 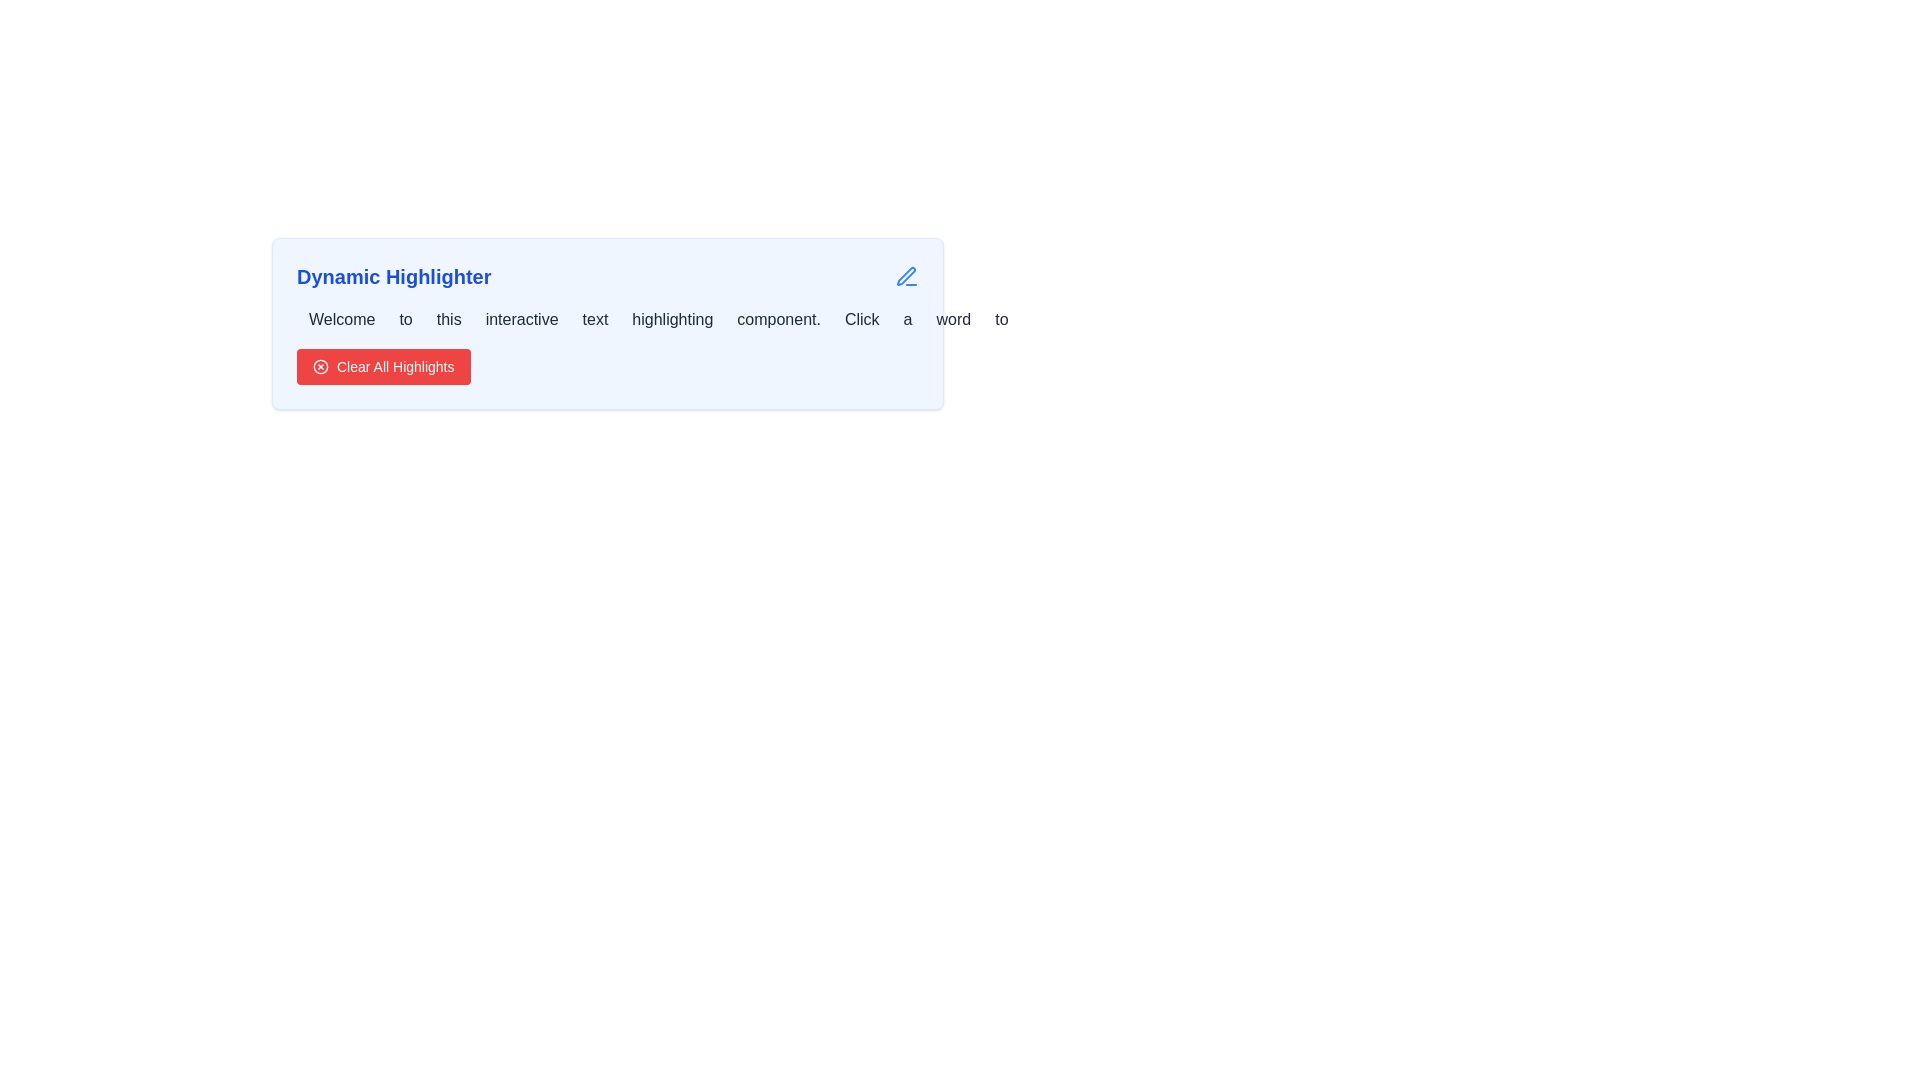 What do you see at coordinates (594, 318) in the screenshot?
I see `the fifth word 'highlight' in the sentence 'Welcome to this interactive text highlighting component. Click a word` at bounding box center [594, 318].